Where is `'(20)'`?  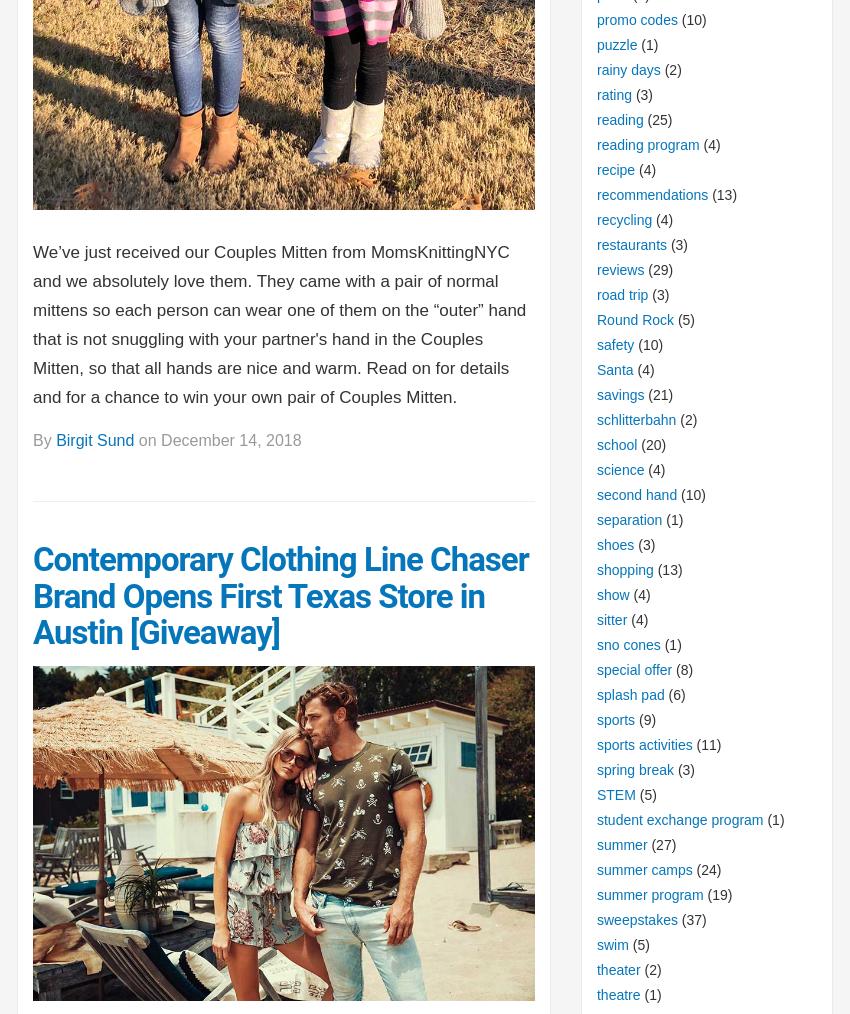 '(20)' is located at coordinates (651, 444).